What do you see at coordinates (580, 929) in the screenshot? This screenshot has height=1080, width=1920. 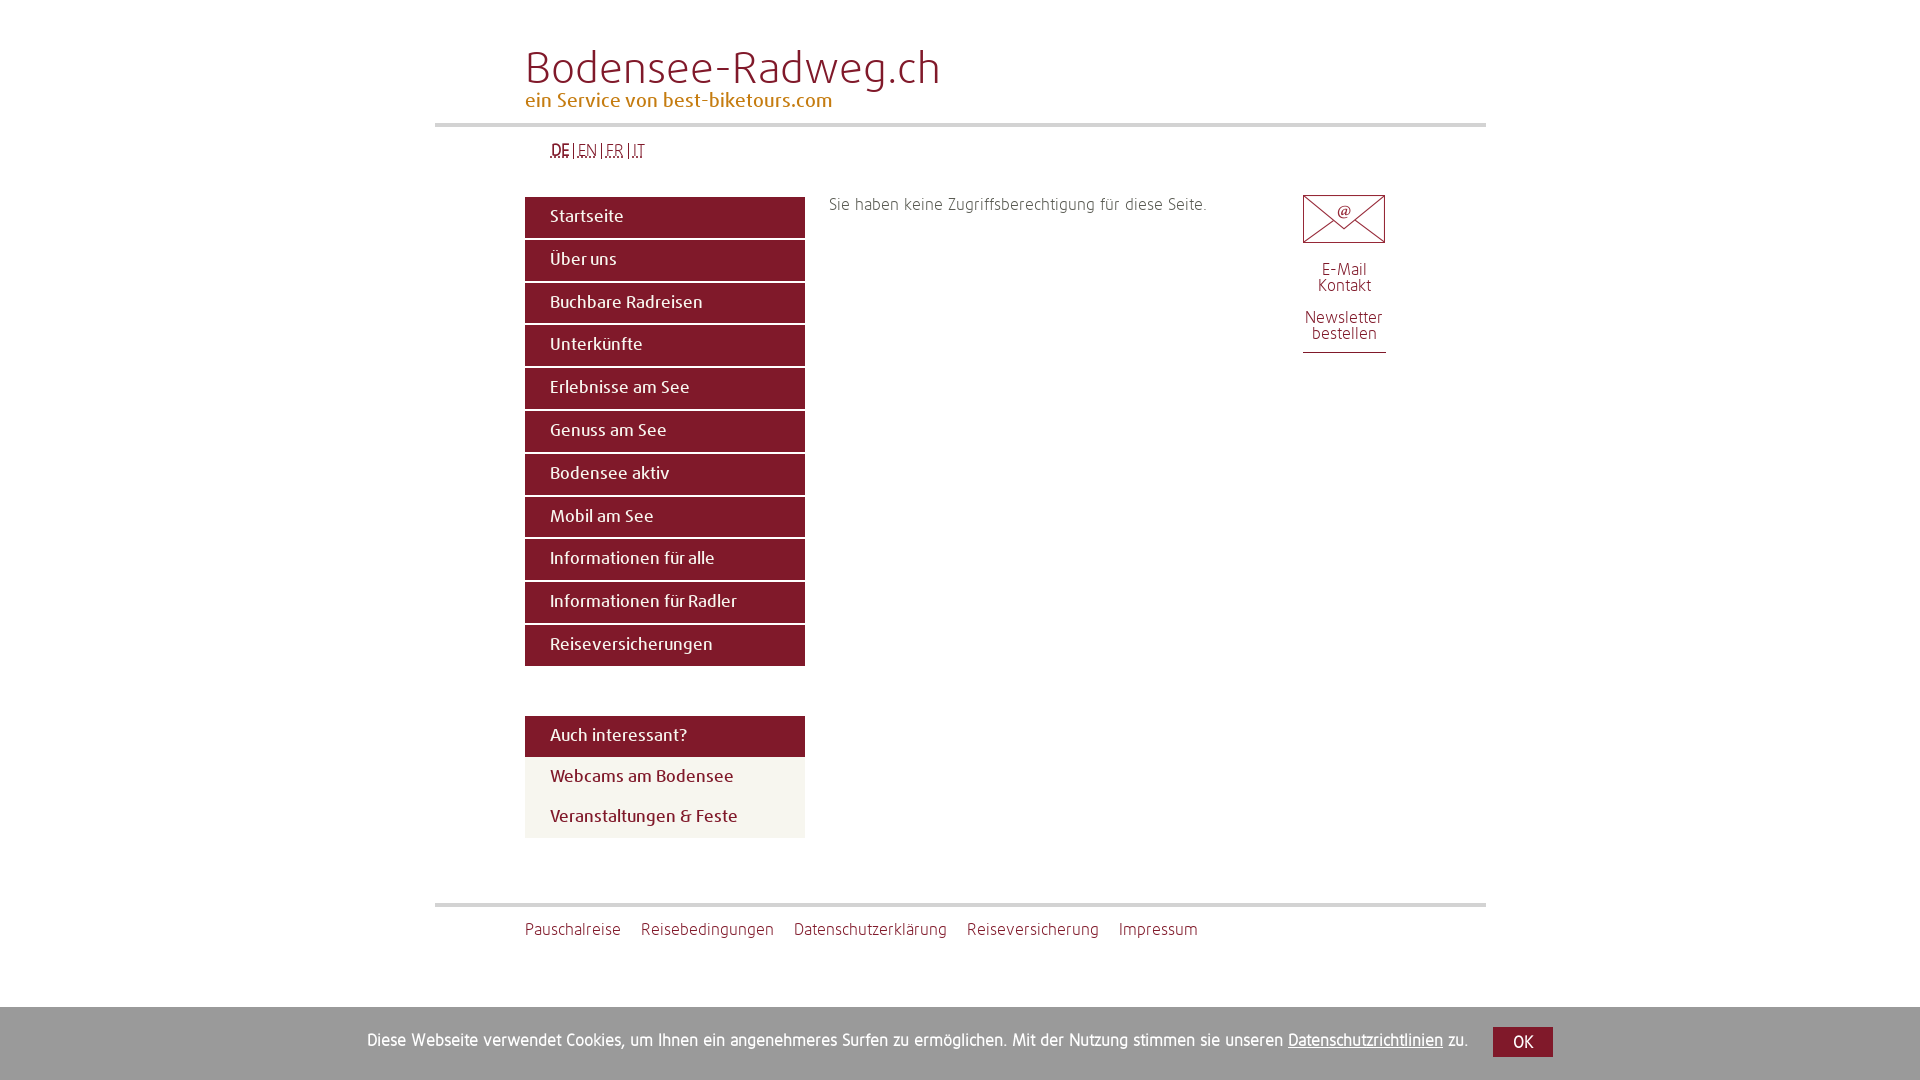 I see `'Pauschalreise'` at bounding box center [580, 929].